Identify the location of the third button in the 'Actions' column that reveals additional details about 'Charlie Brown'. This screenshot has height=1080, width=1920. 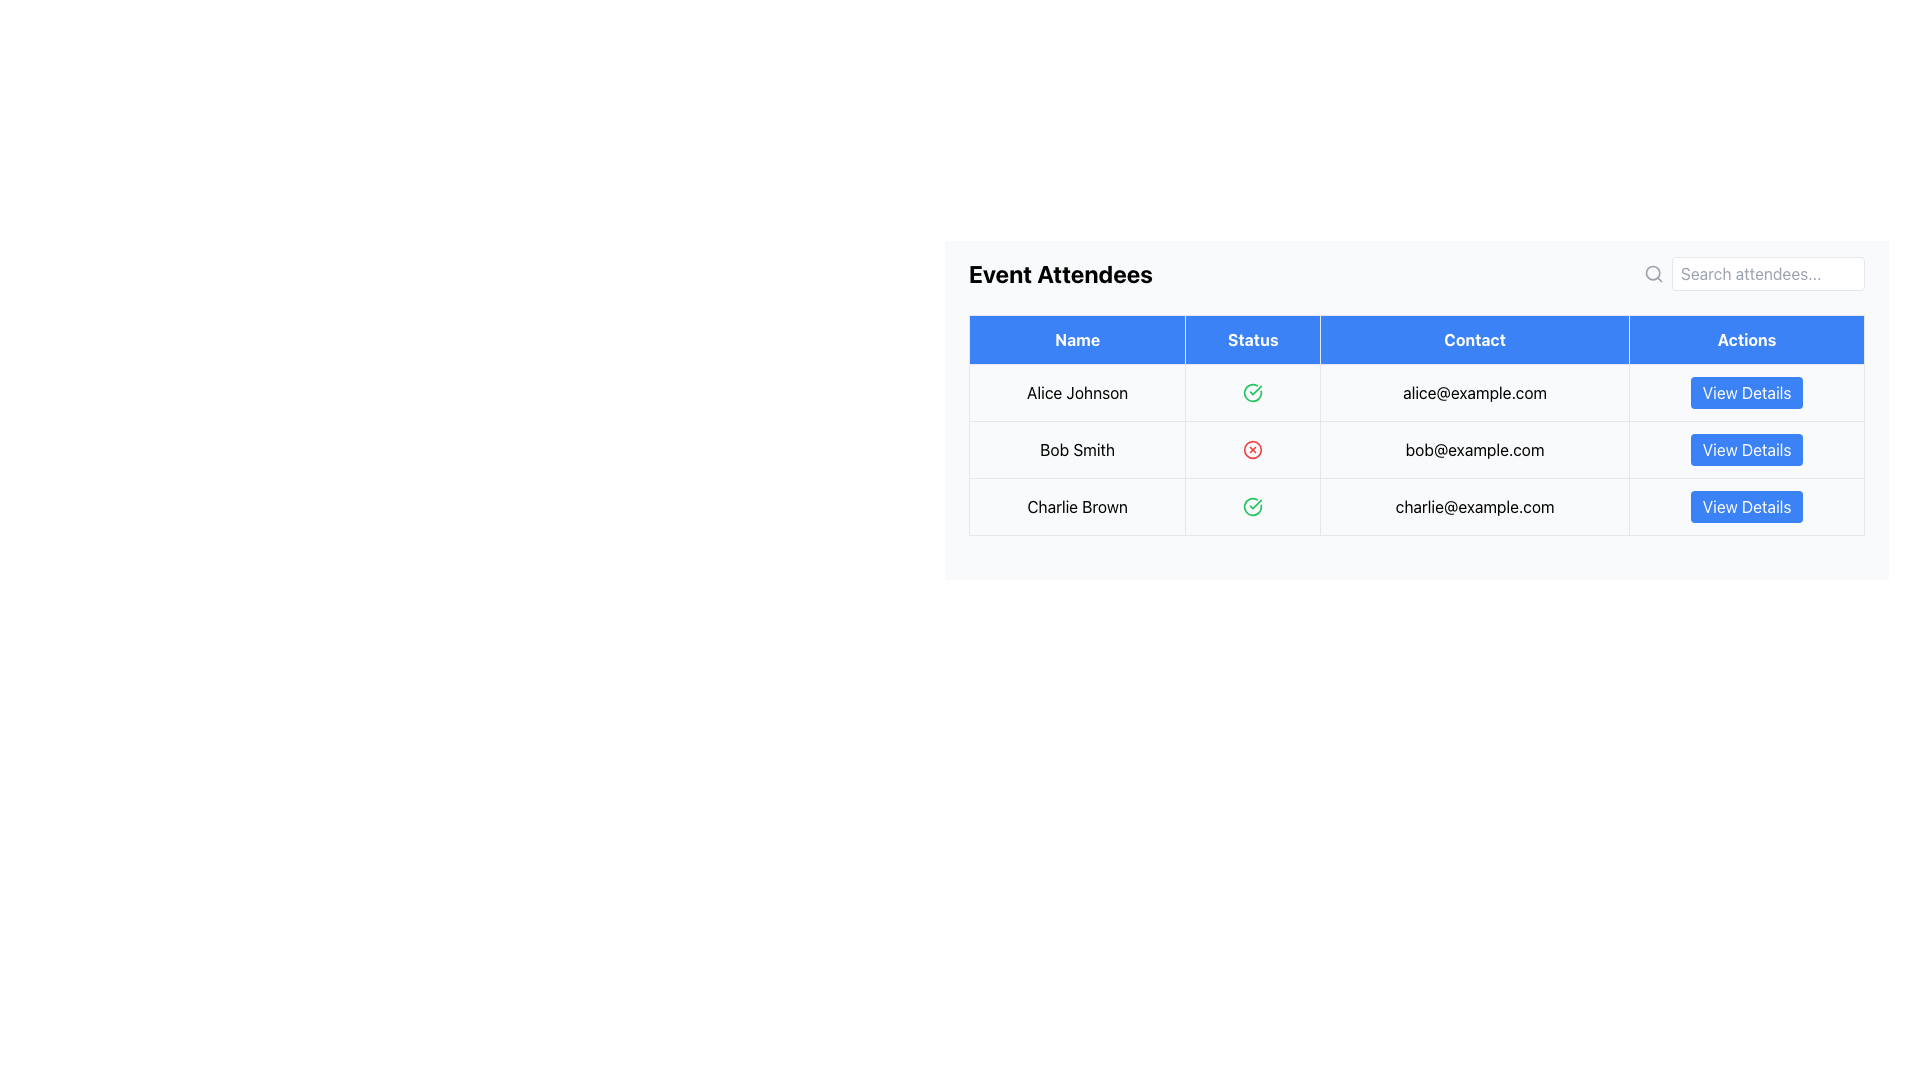
(1746, 505).